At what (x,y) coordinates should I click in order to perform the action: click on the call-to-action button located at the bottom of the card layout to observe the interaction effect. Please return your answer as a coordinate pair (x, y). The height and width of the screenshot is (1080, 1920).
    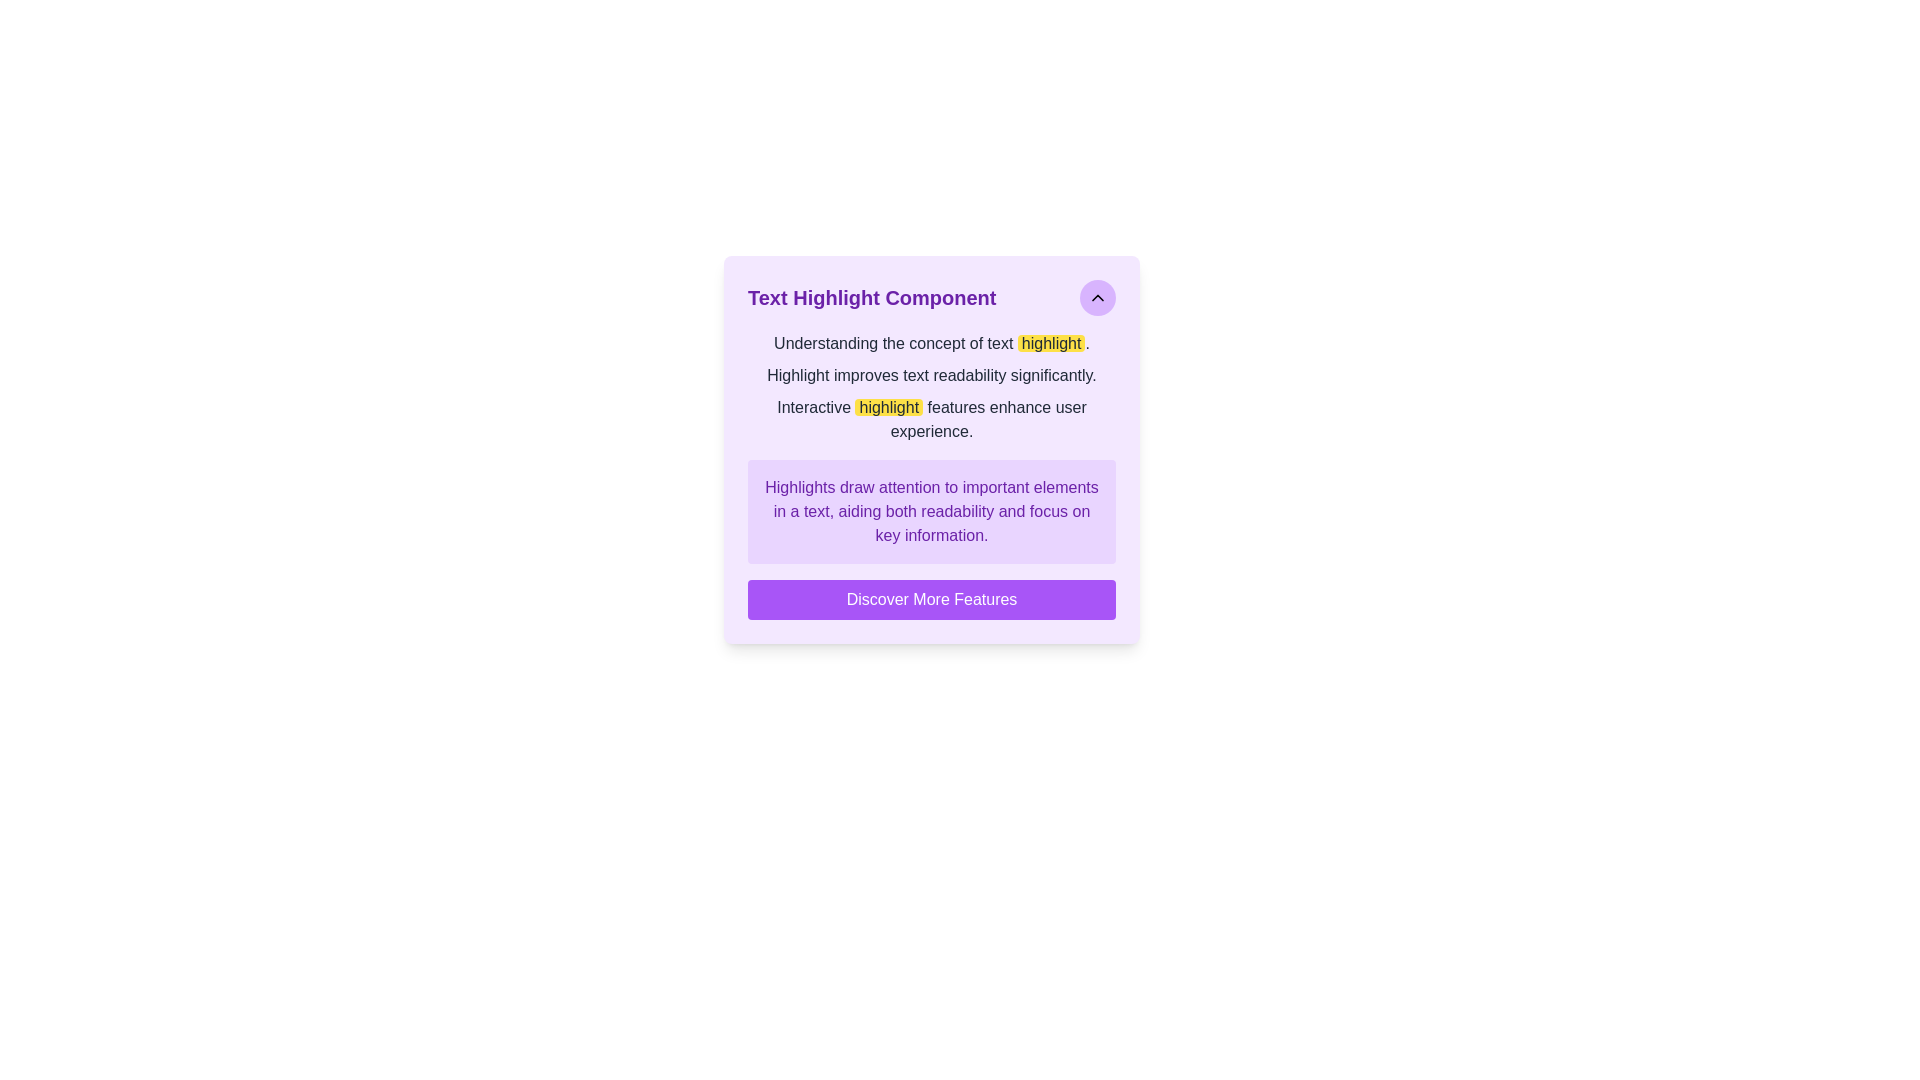
    Looking at the image, I should click on (930, 599).